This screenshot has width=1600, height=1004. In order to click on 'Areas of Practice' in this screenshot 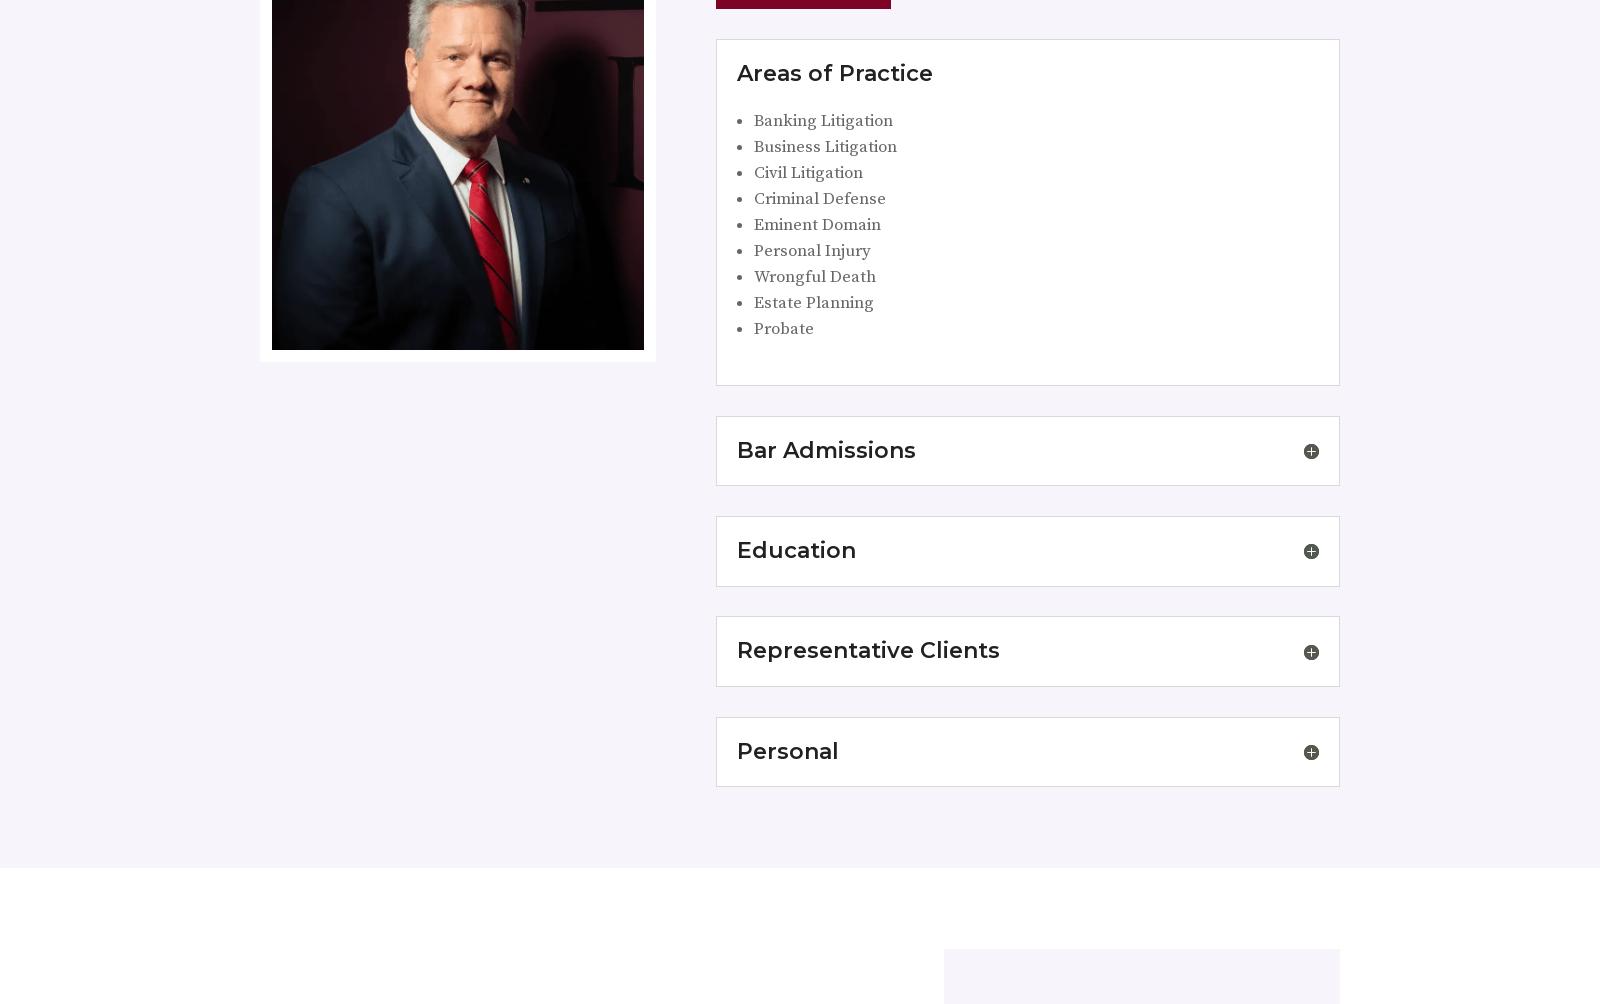, I will do `click(832, 72)`.